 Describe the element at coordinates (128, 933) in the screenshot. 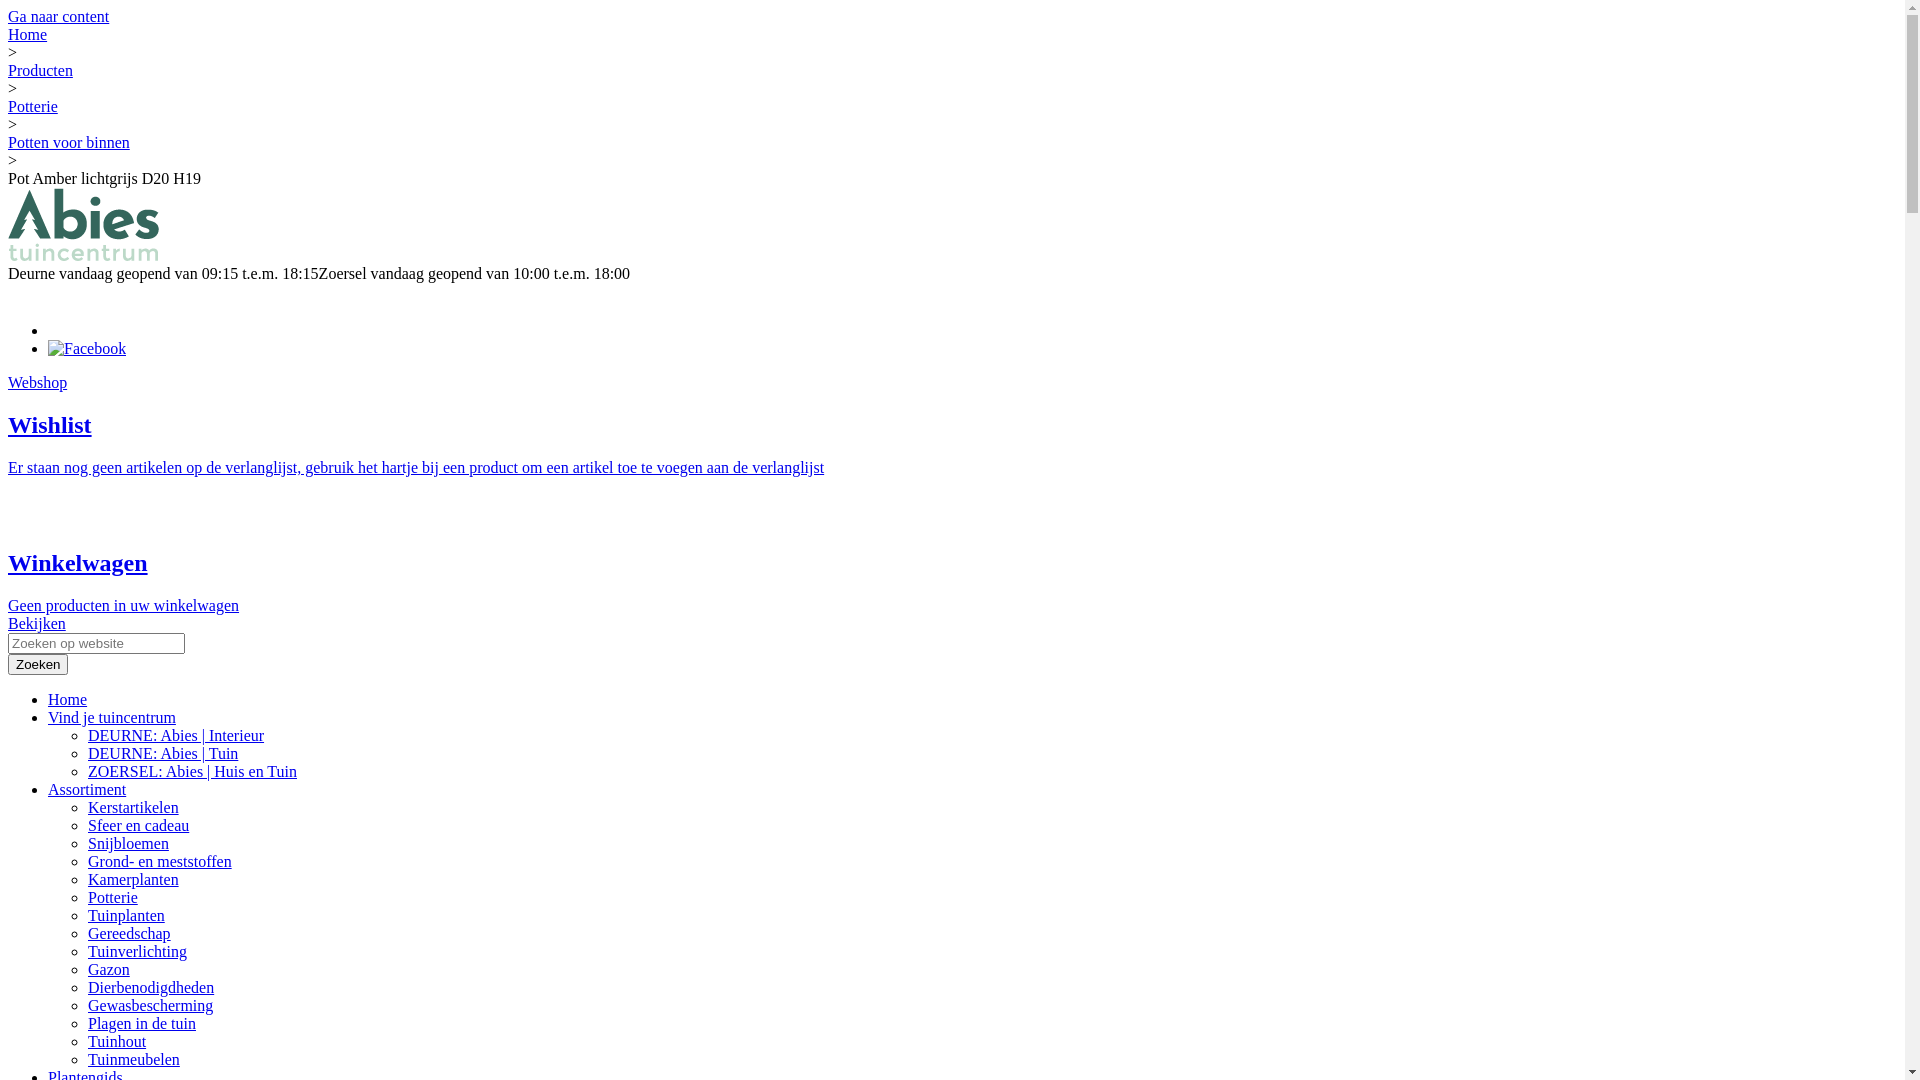

I see `'Gereedschap'` at that location.